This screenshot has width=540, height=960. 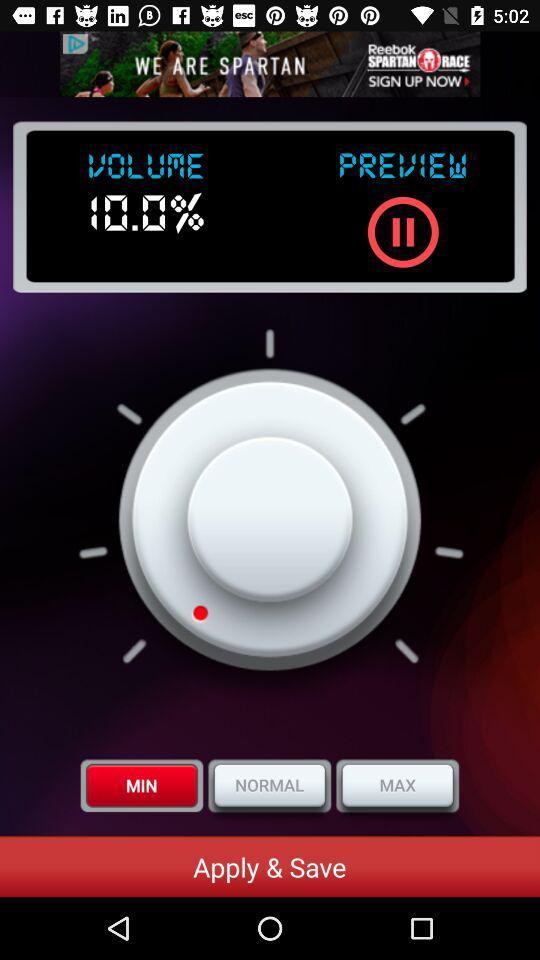 I want to click on the advisement, so click(x=270, y=64).